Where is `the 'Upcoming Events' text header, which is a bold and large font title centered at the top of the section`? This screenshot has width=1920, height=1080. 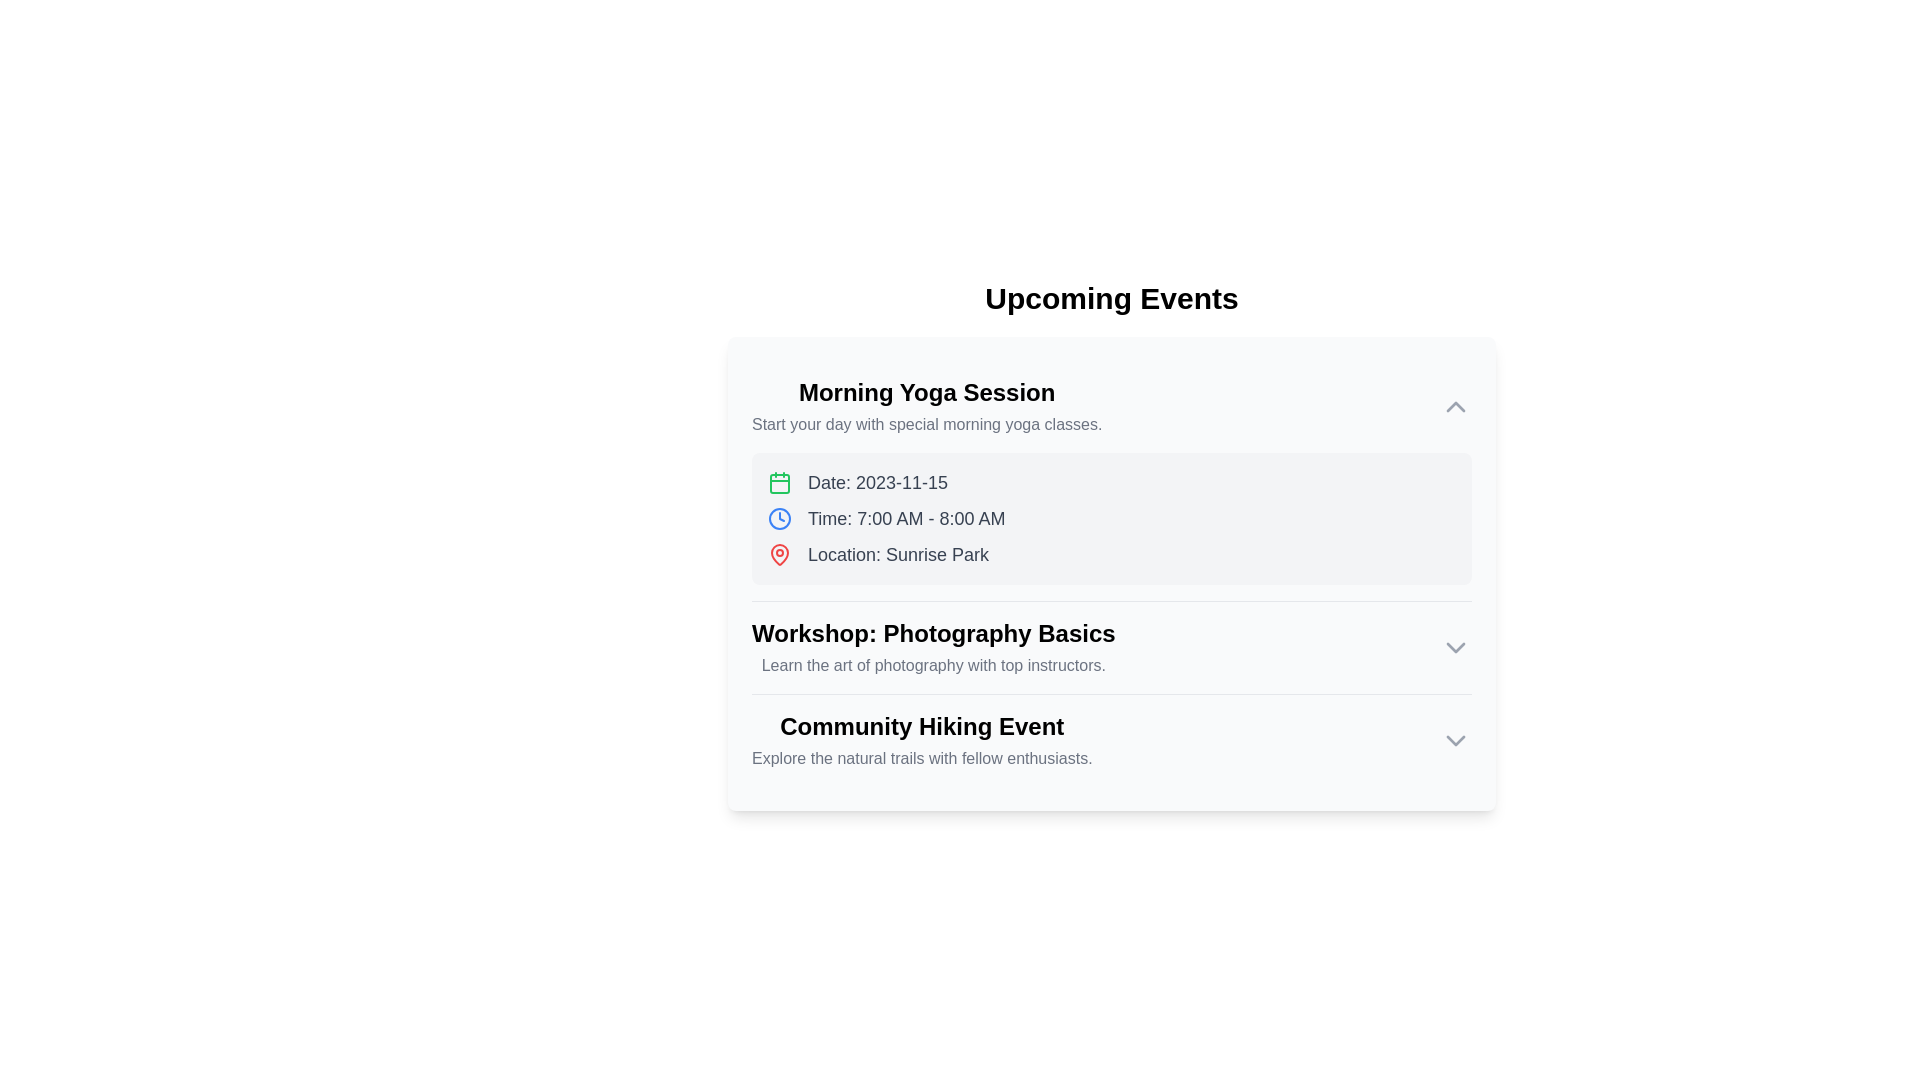 the 'Upcoming Events' text header, which is a bold and large font title centered at the top of the section is located at coordinates (1111, 299).